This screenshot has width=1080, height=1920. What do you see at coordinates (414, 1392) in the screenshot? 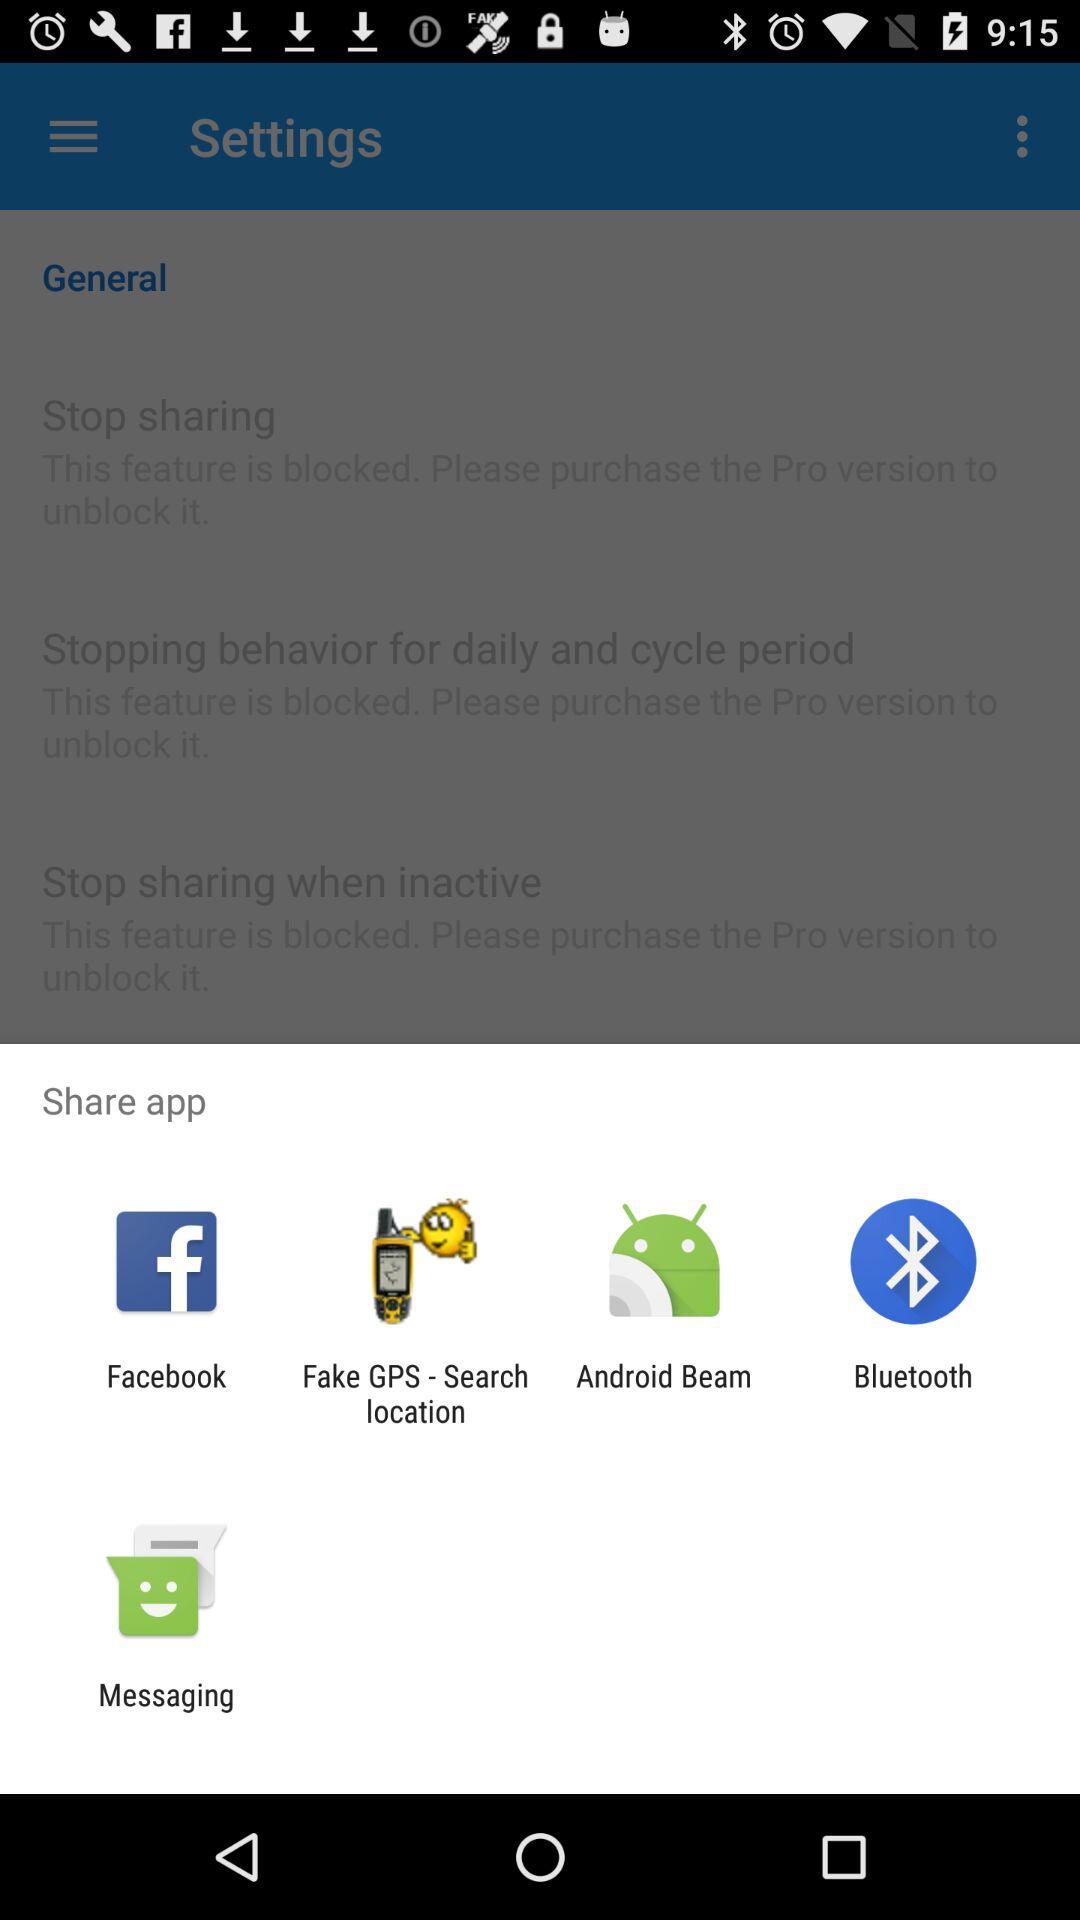
I see `the item to the right of the facebook item` at bounding box center [414, 1392].